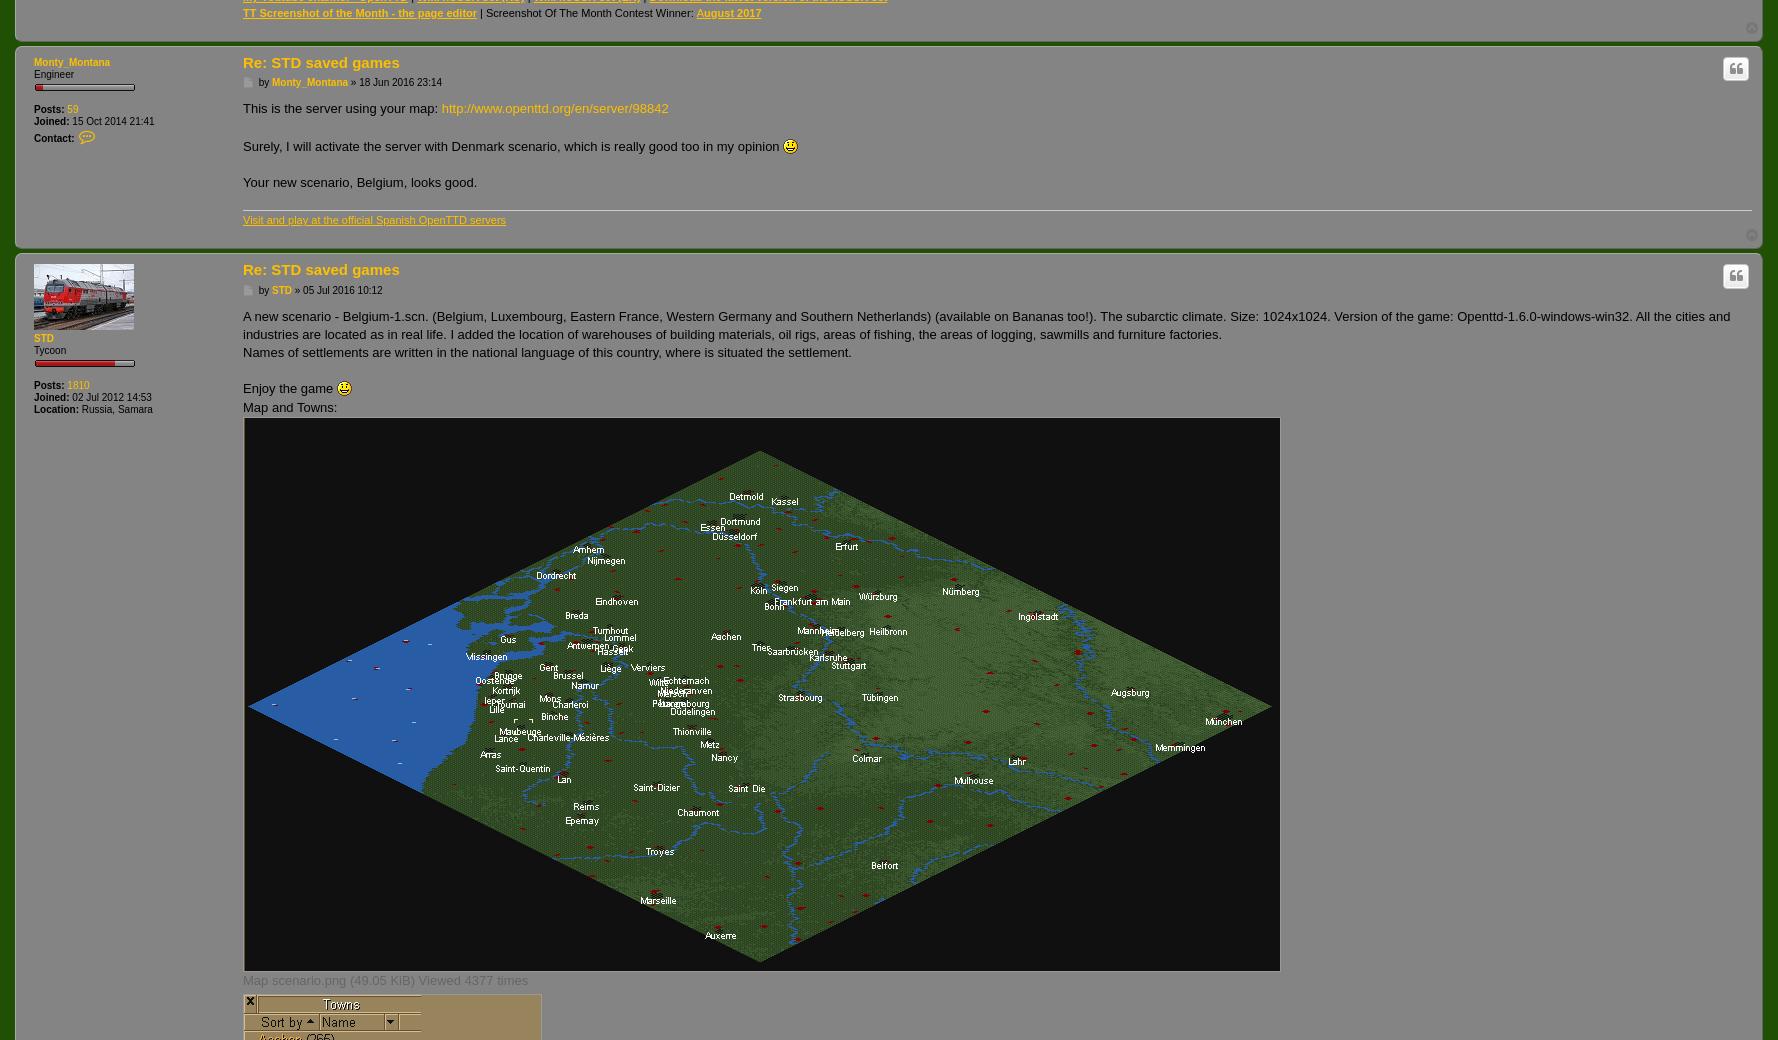  I want to click on 'Tycoon', so click(49, 349).